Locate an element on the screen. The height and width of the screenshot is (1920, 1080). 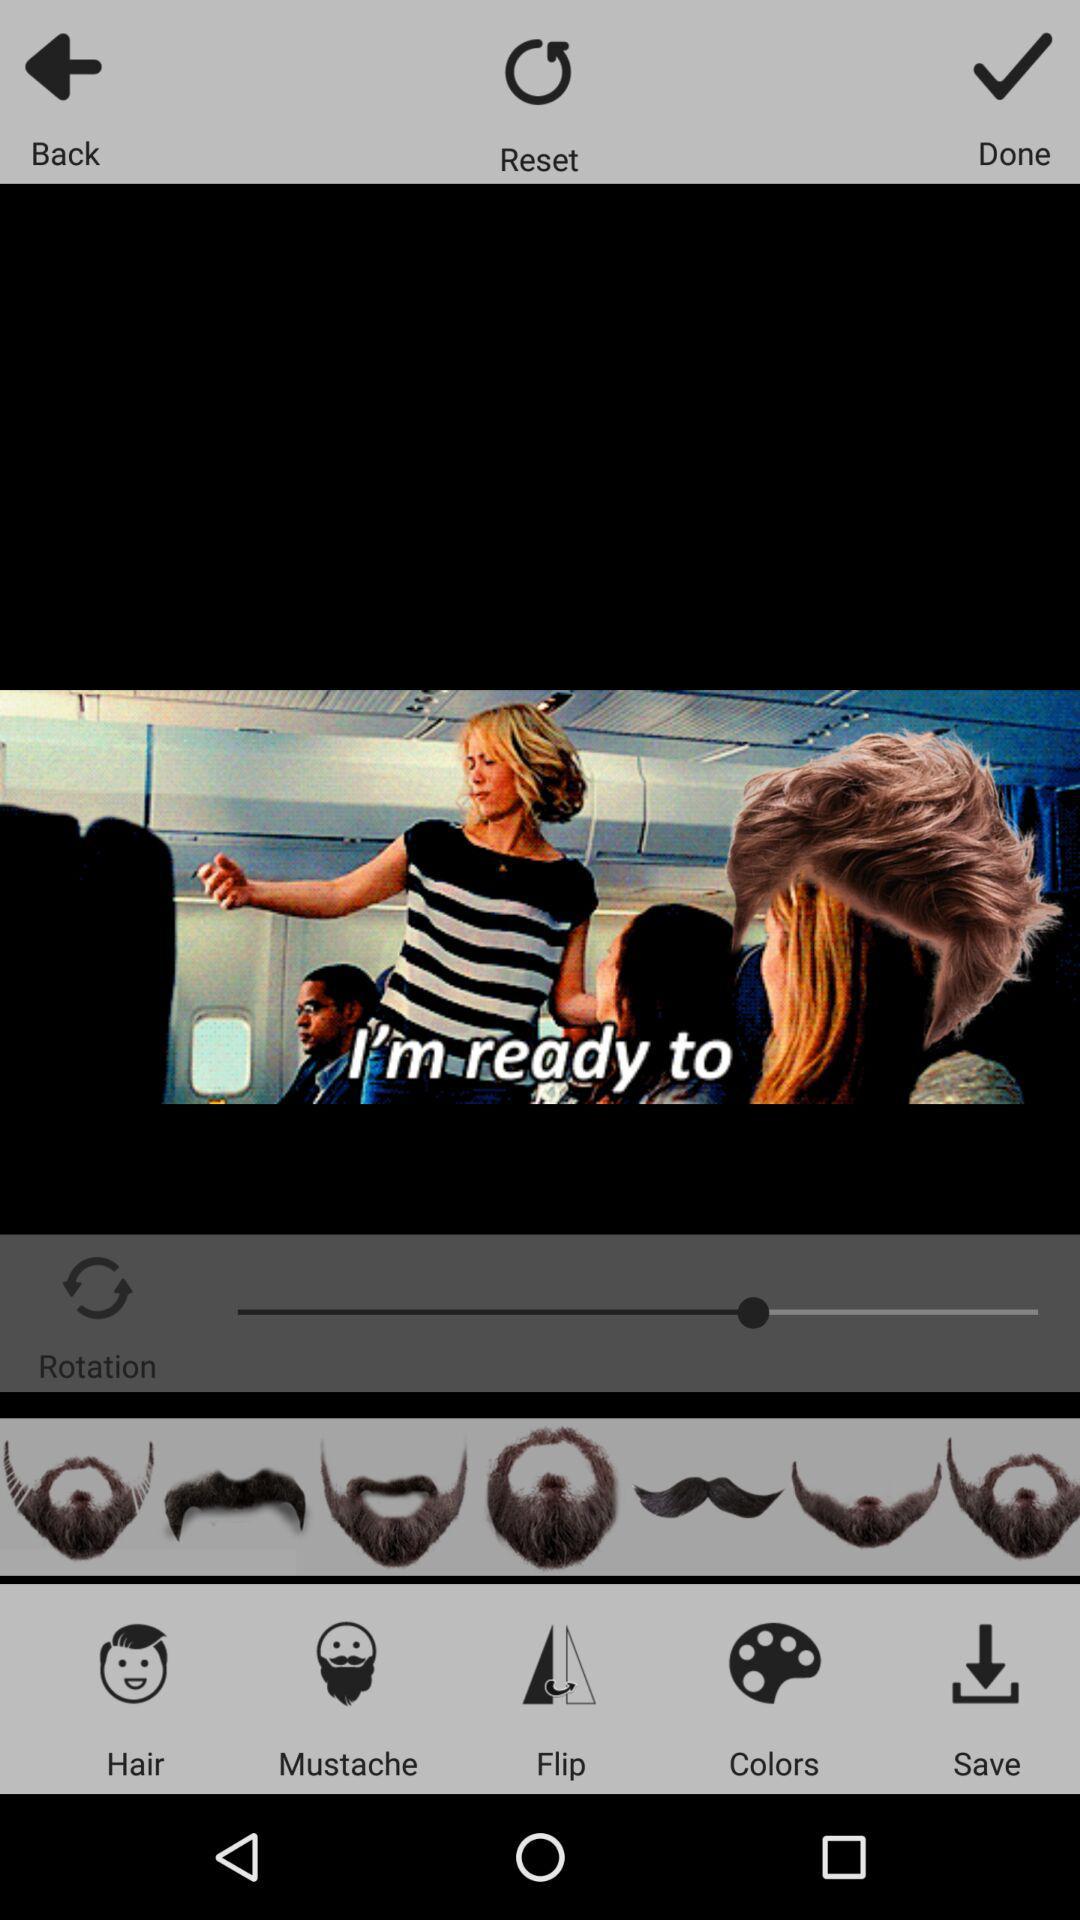
back to previous screen is located at coordinates (64, 65).